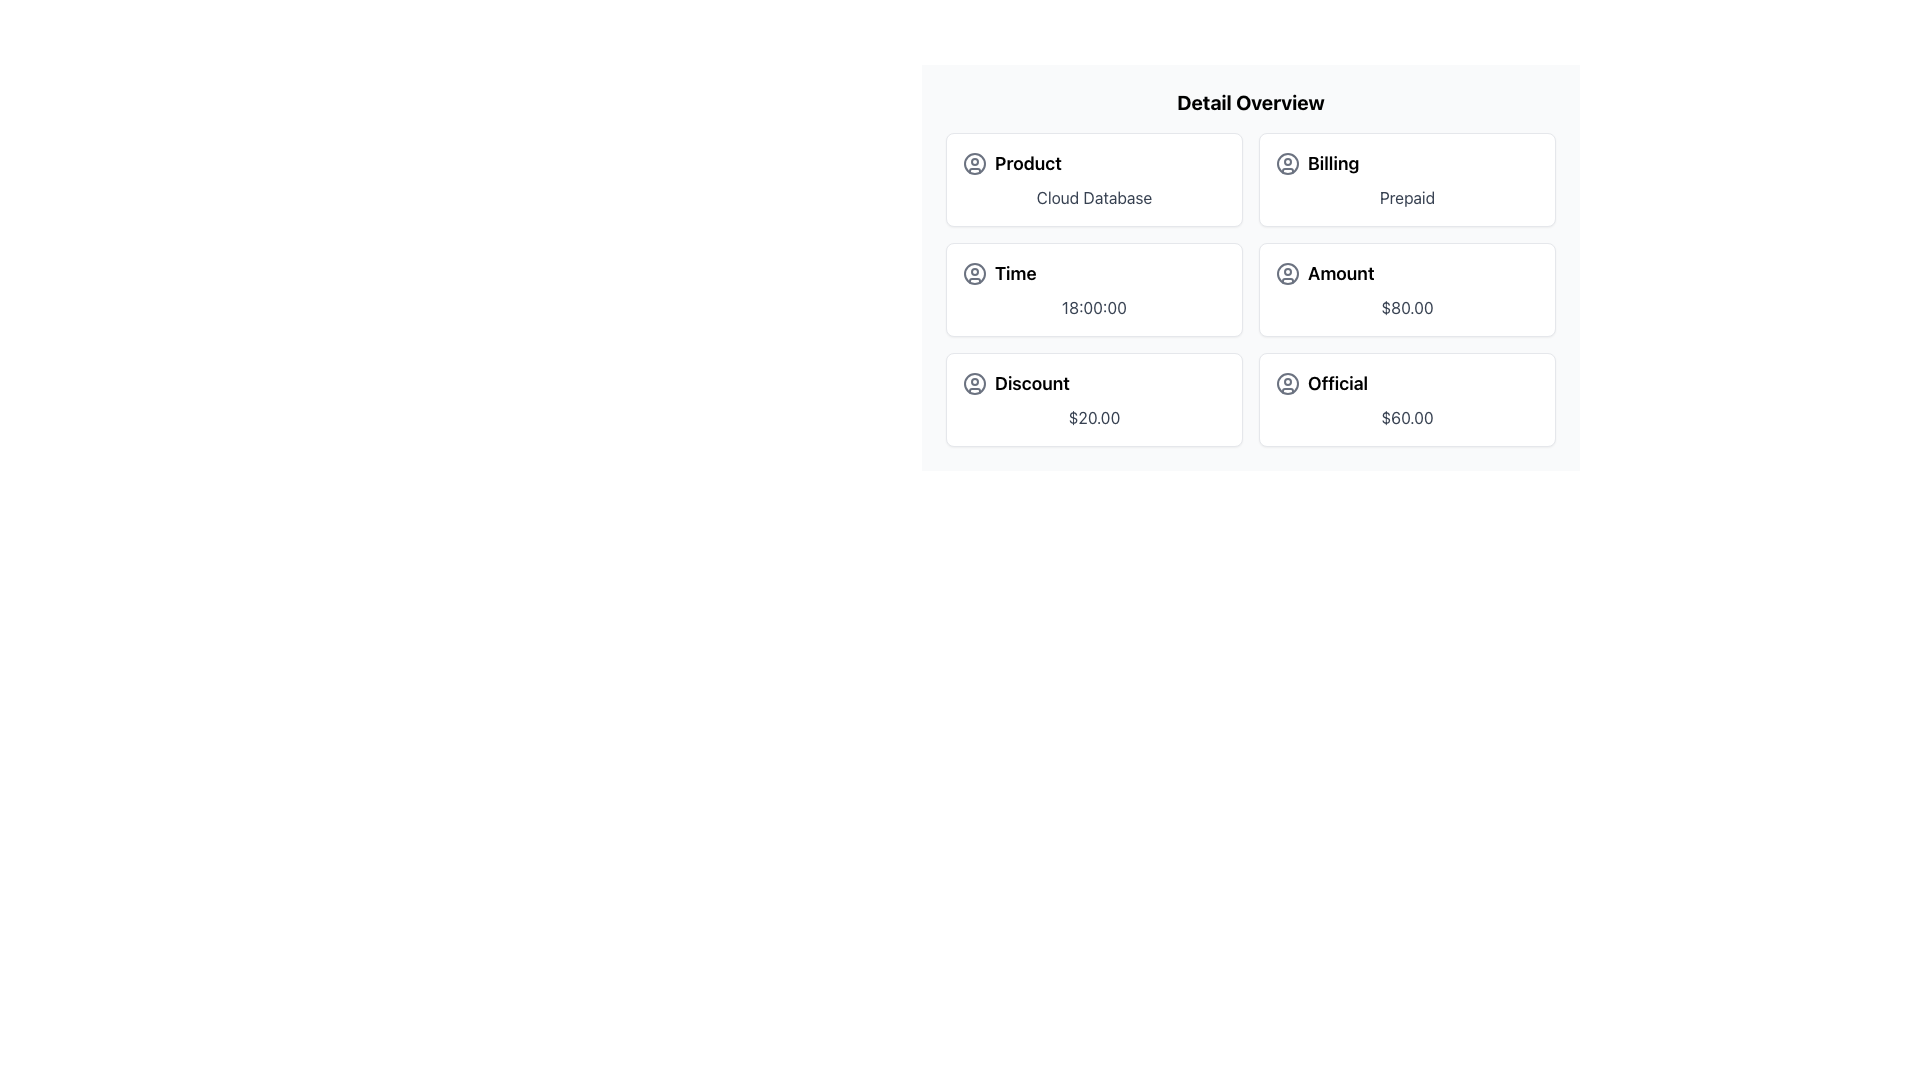 The height and width of the screenshot is (1080, 1920). I want to click on the circular user profile icon outlined with a bold gray border, located to the left of the text 'Product' in the first row of the grid layout, so click(974, 163).